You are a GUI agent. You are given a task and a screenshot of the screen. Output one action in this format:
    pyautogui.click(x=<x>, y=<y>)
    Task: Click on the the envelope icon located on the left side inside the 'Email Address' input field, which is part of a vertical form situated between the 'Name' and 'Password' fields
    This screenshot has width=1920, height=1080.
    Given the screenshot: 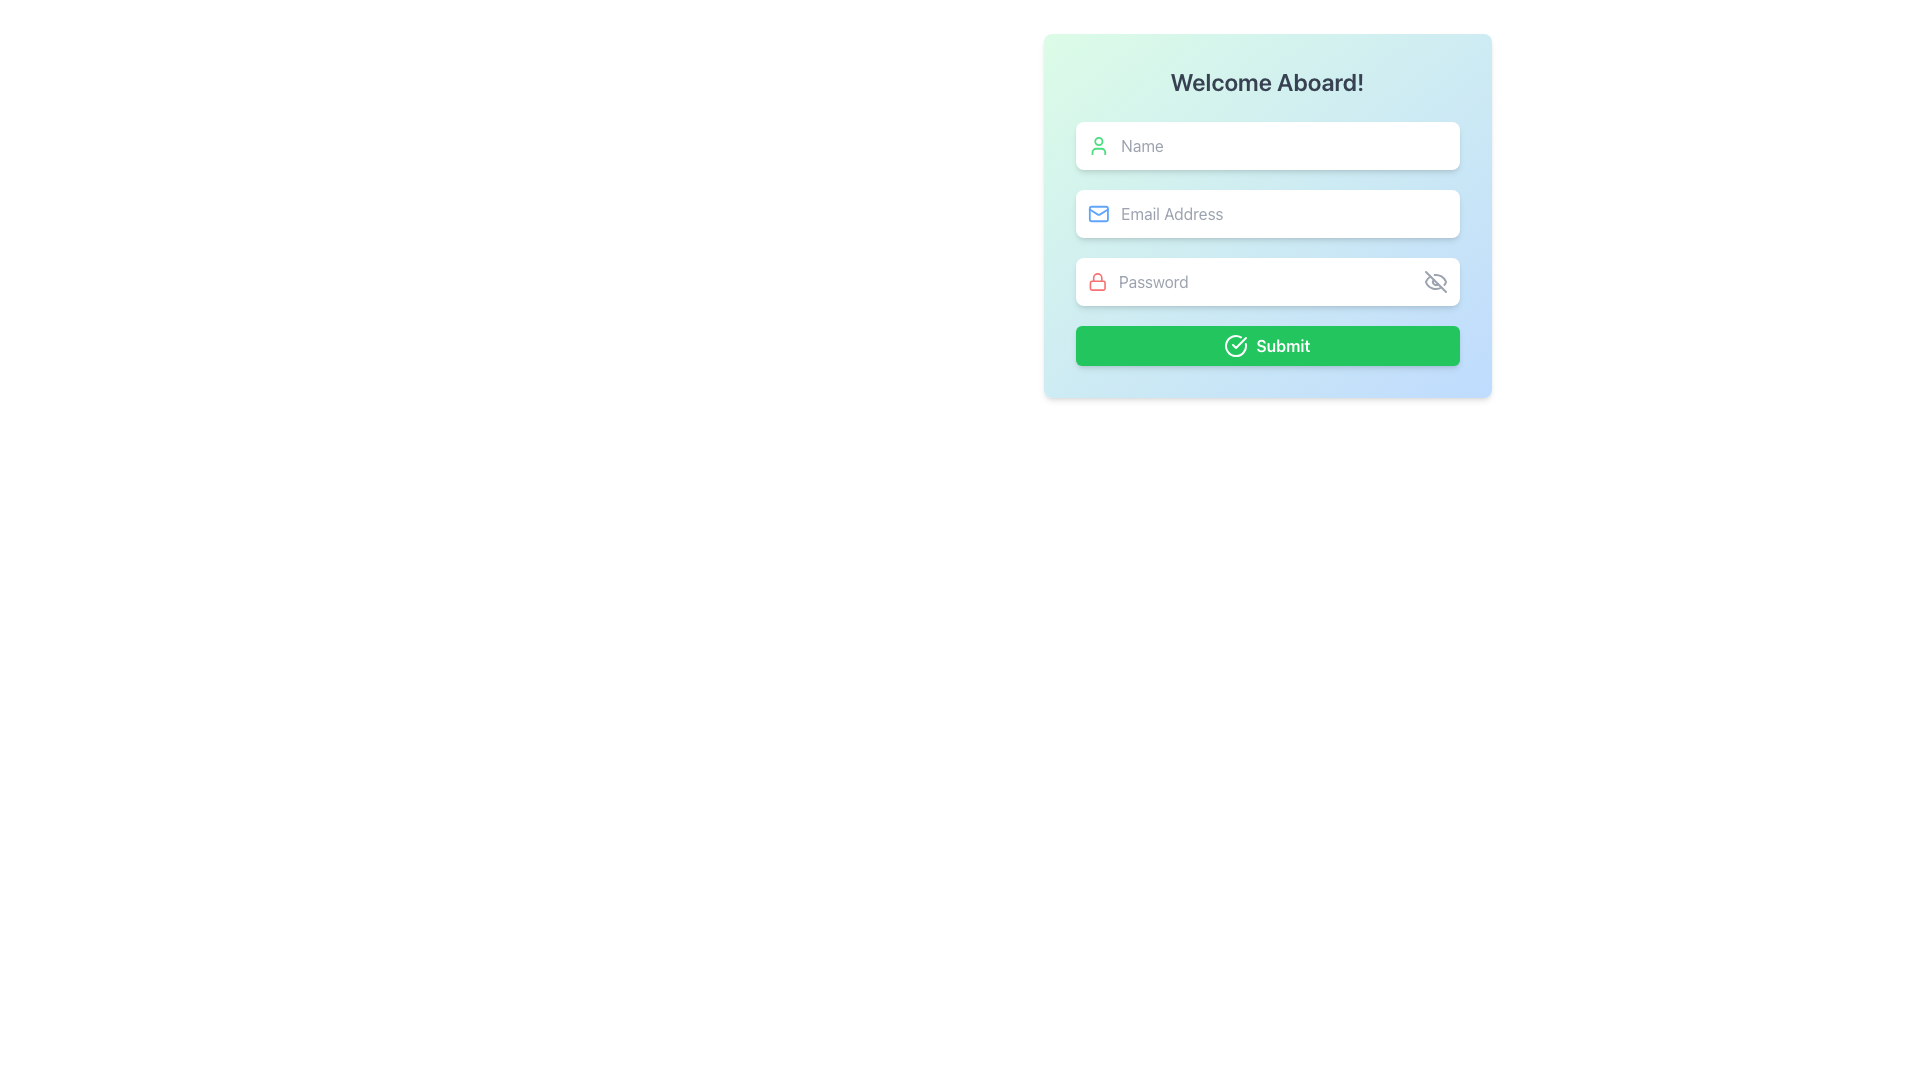 What is the action you would take?
    pyautogui.click(x=1097, y=213)
    